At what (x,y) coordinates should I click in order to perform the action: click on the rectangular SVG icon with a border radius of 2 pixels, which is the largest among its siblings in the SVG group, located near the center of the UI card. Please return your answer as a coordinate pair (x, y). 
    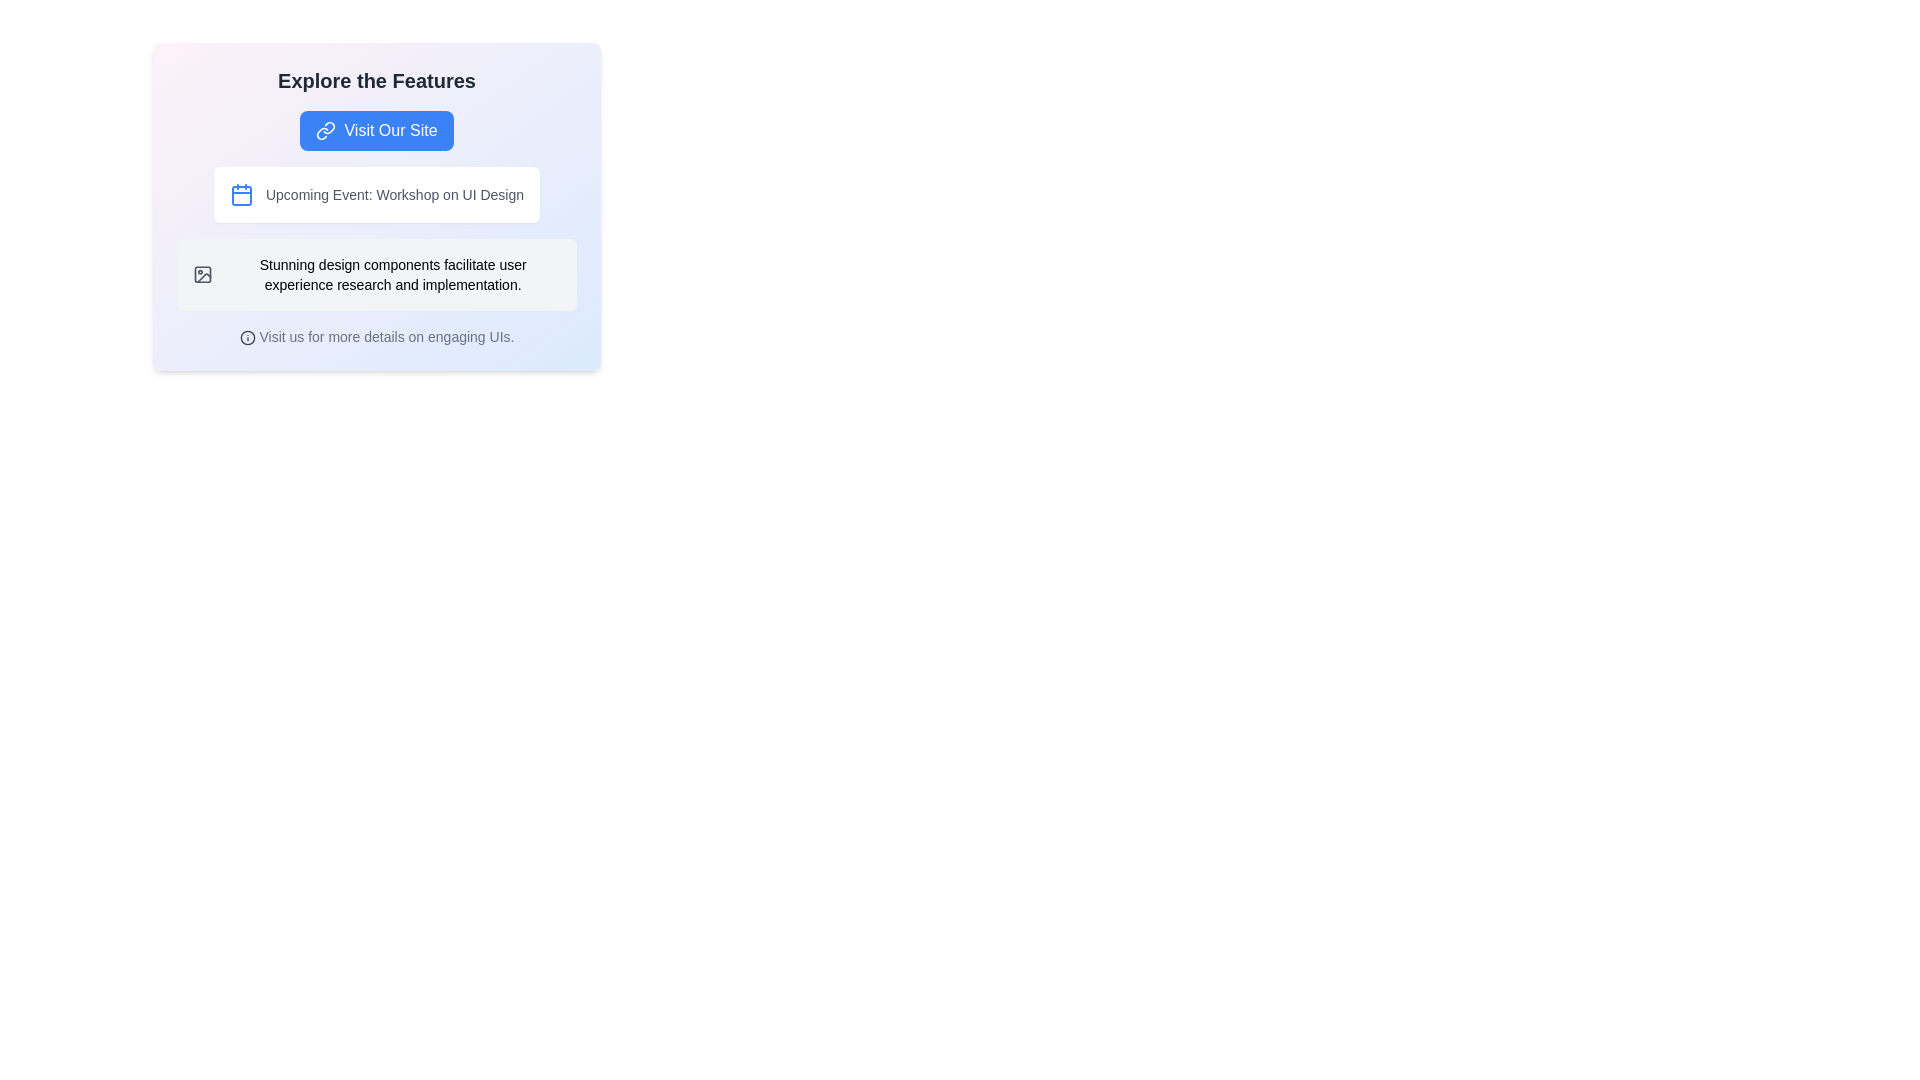
    Looking at the image, I should click on (203, 274).